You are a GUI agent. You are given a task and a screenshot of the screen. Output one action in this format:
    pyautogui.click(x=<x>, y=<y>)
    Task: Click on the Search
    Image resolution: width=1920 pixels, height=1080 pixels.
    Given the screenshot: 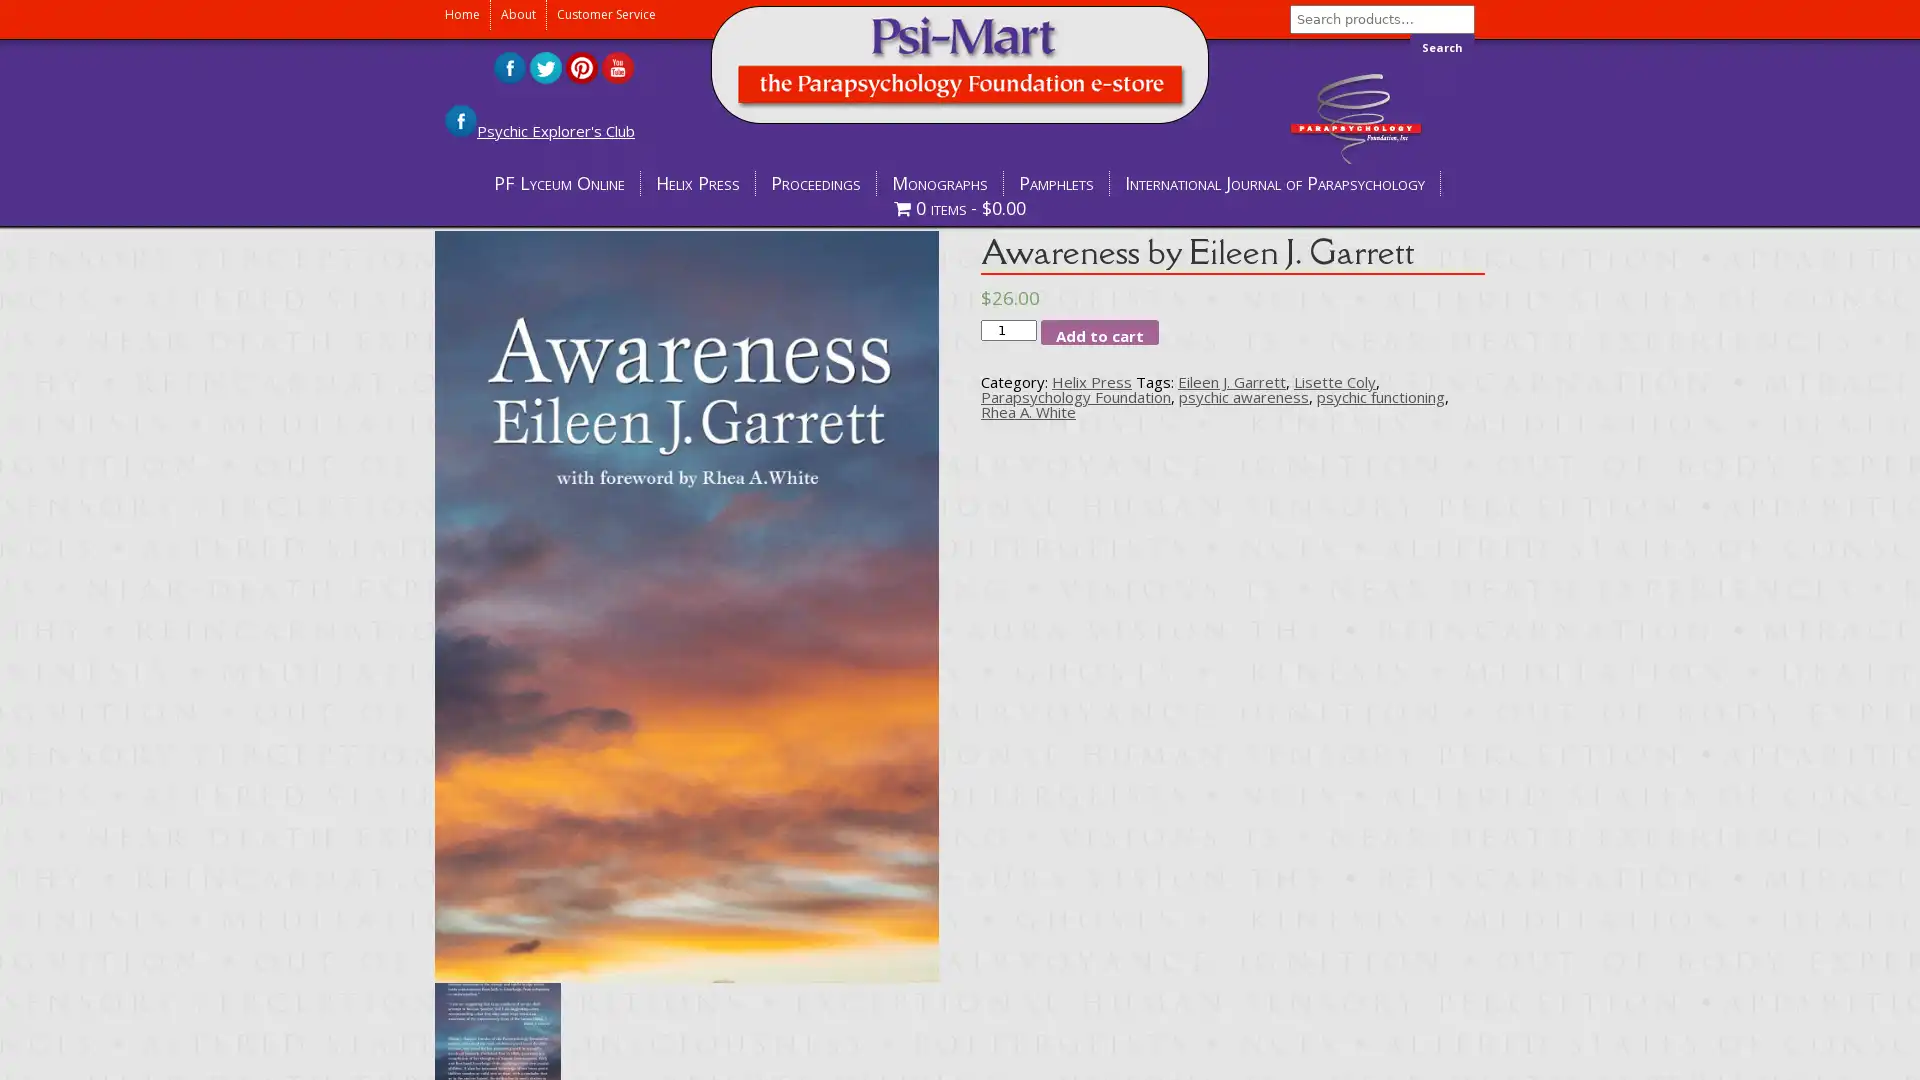 What is the action you would take?
    pyautogui.click(x=1442, y=46)
    